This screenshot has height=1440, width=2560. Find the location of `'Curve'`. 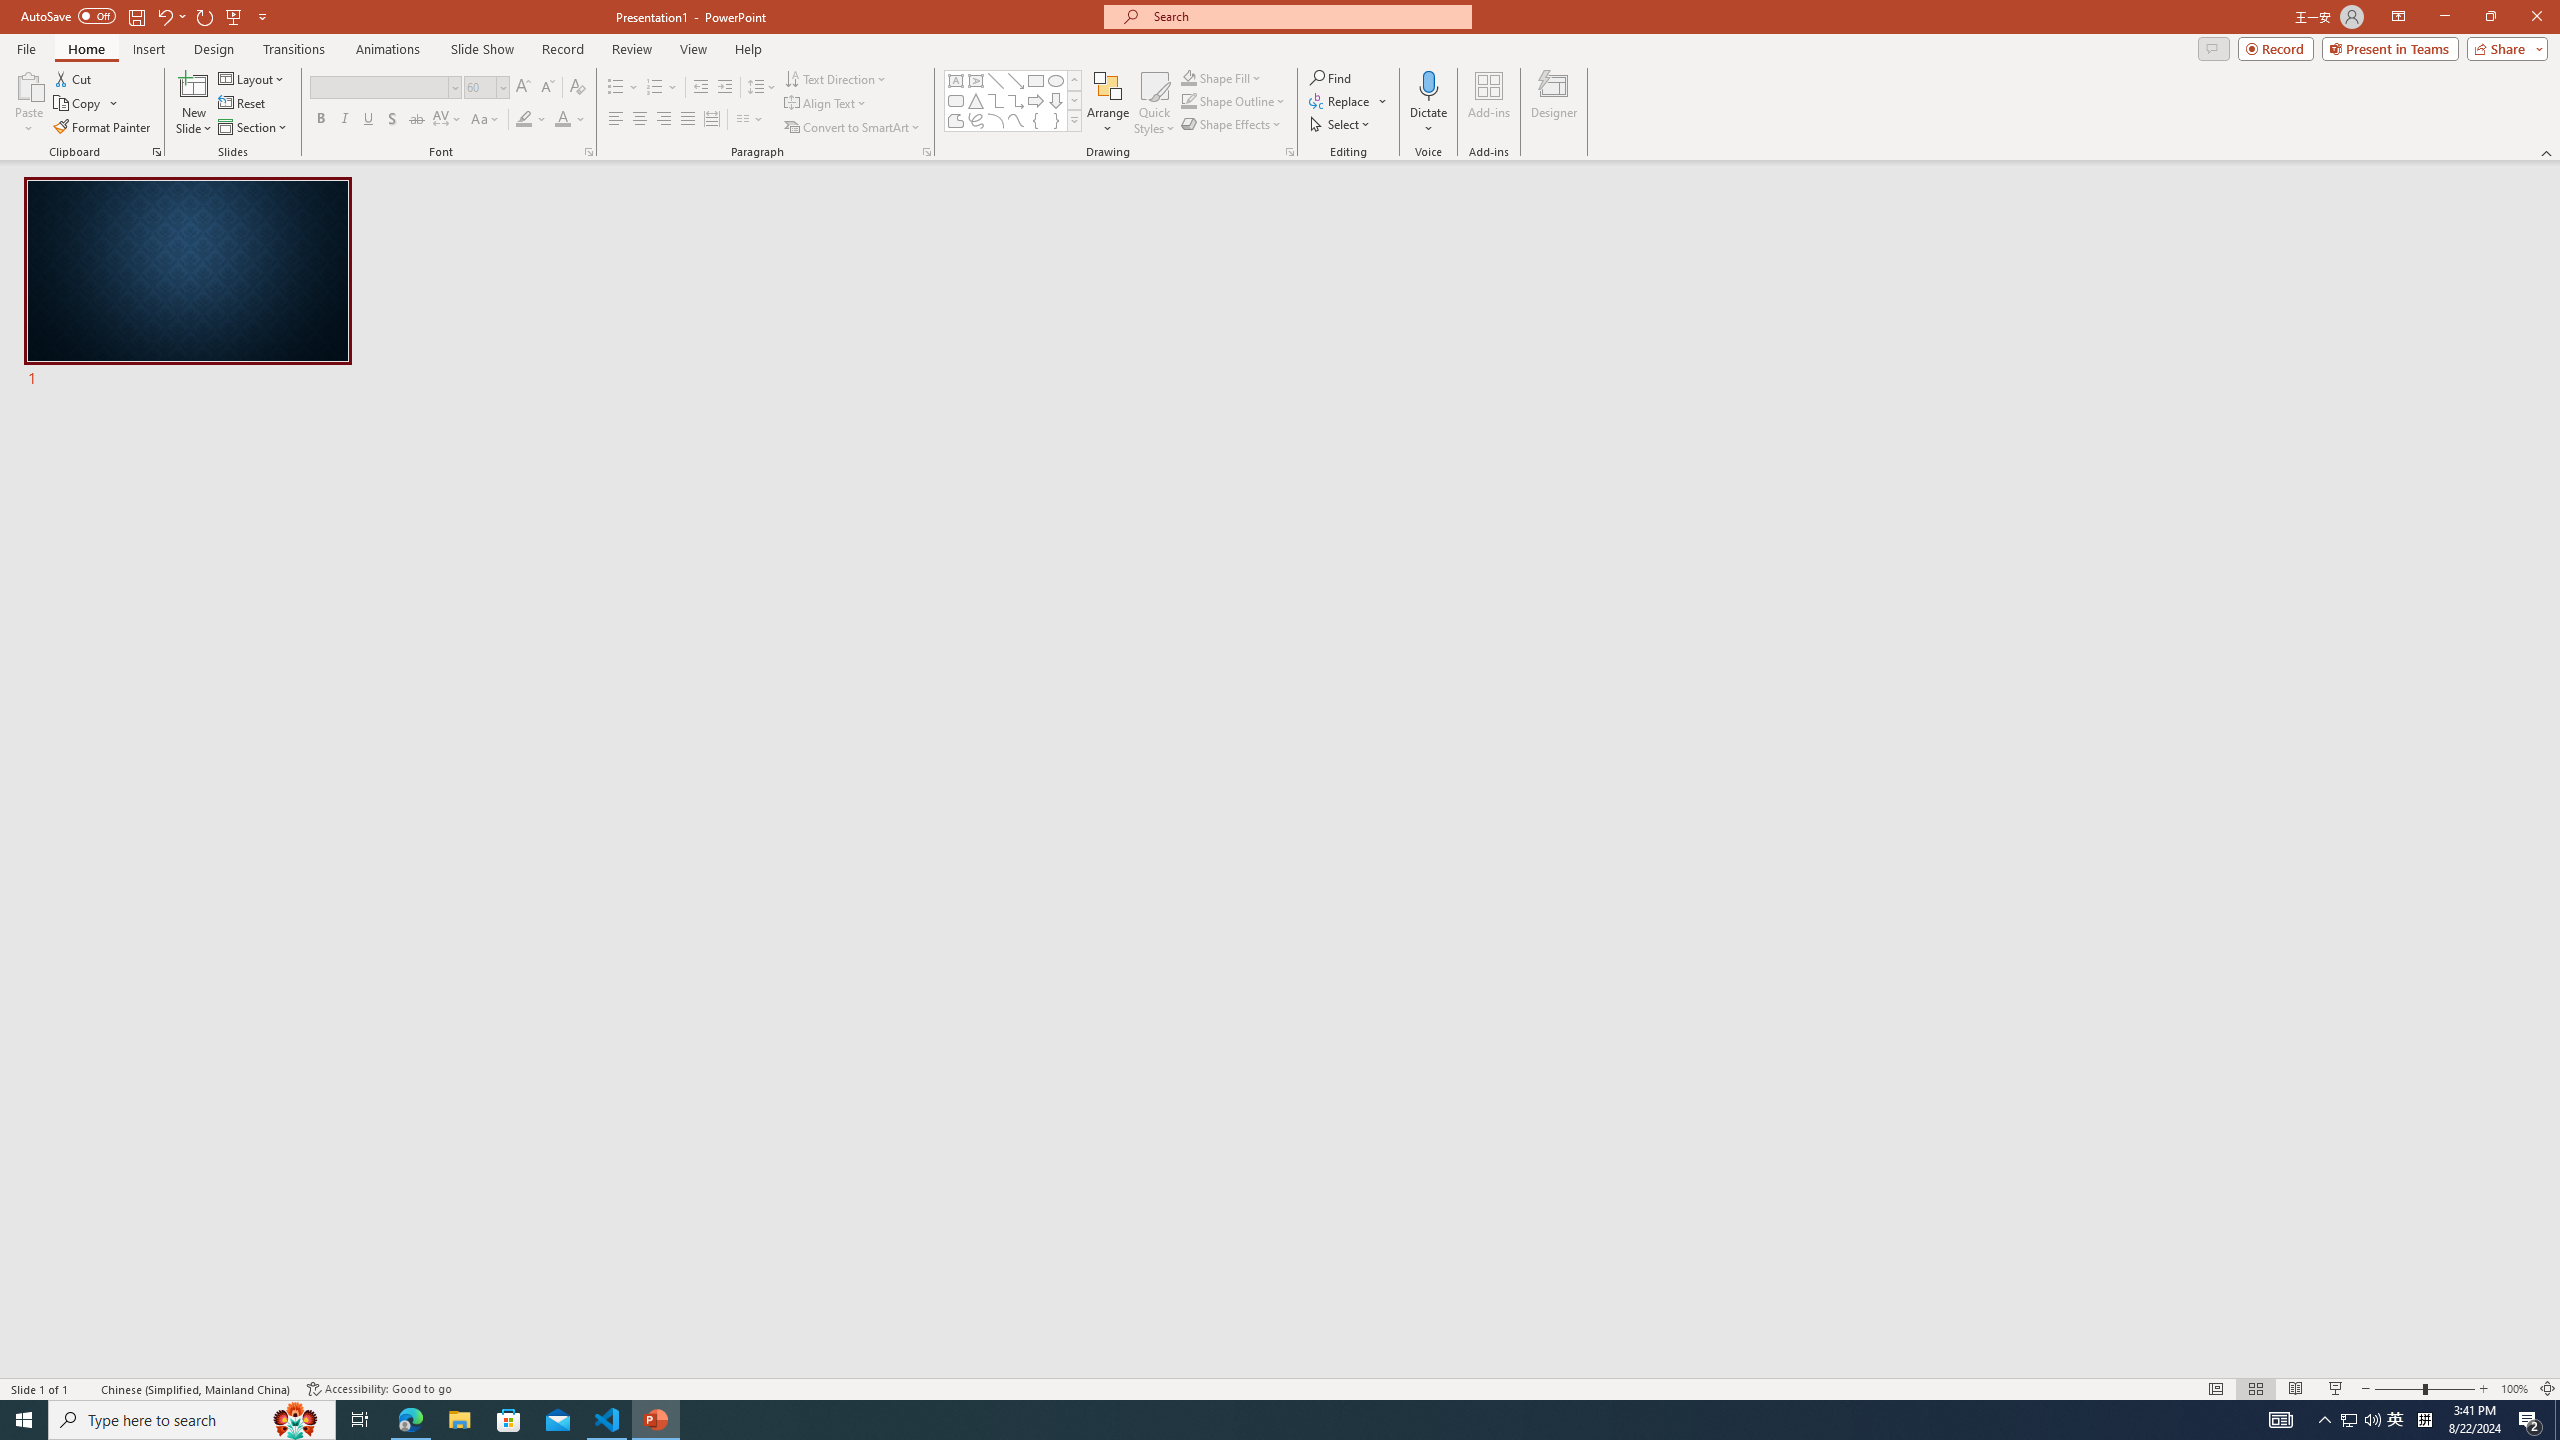

'Curve' is located at coordinates (1015, 119).